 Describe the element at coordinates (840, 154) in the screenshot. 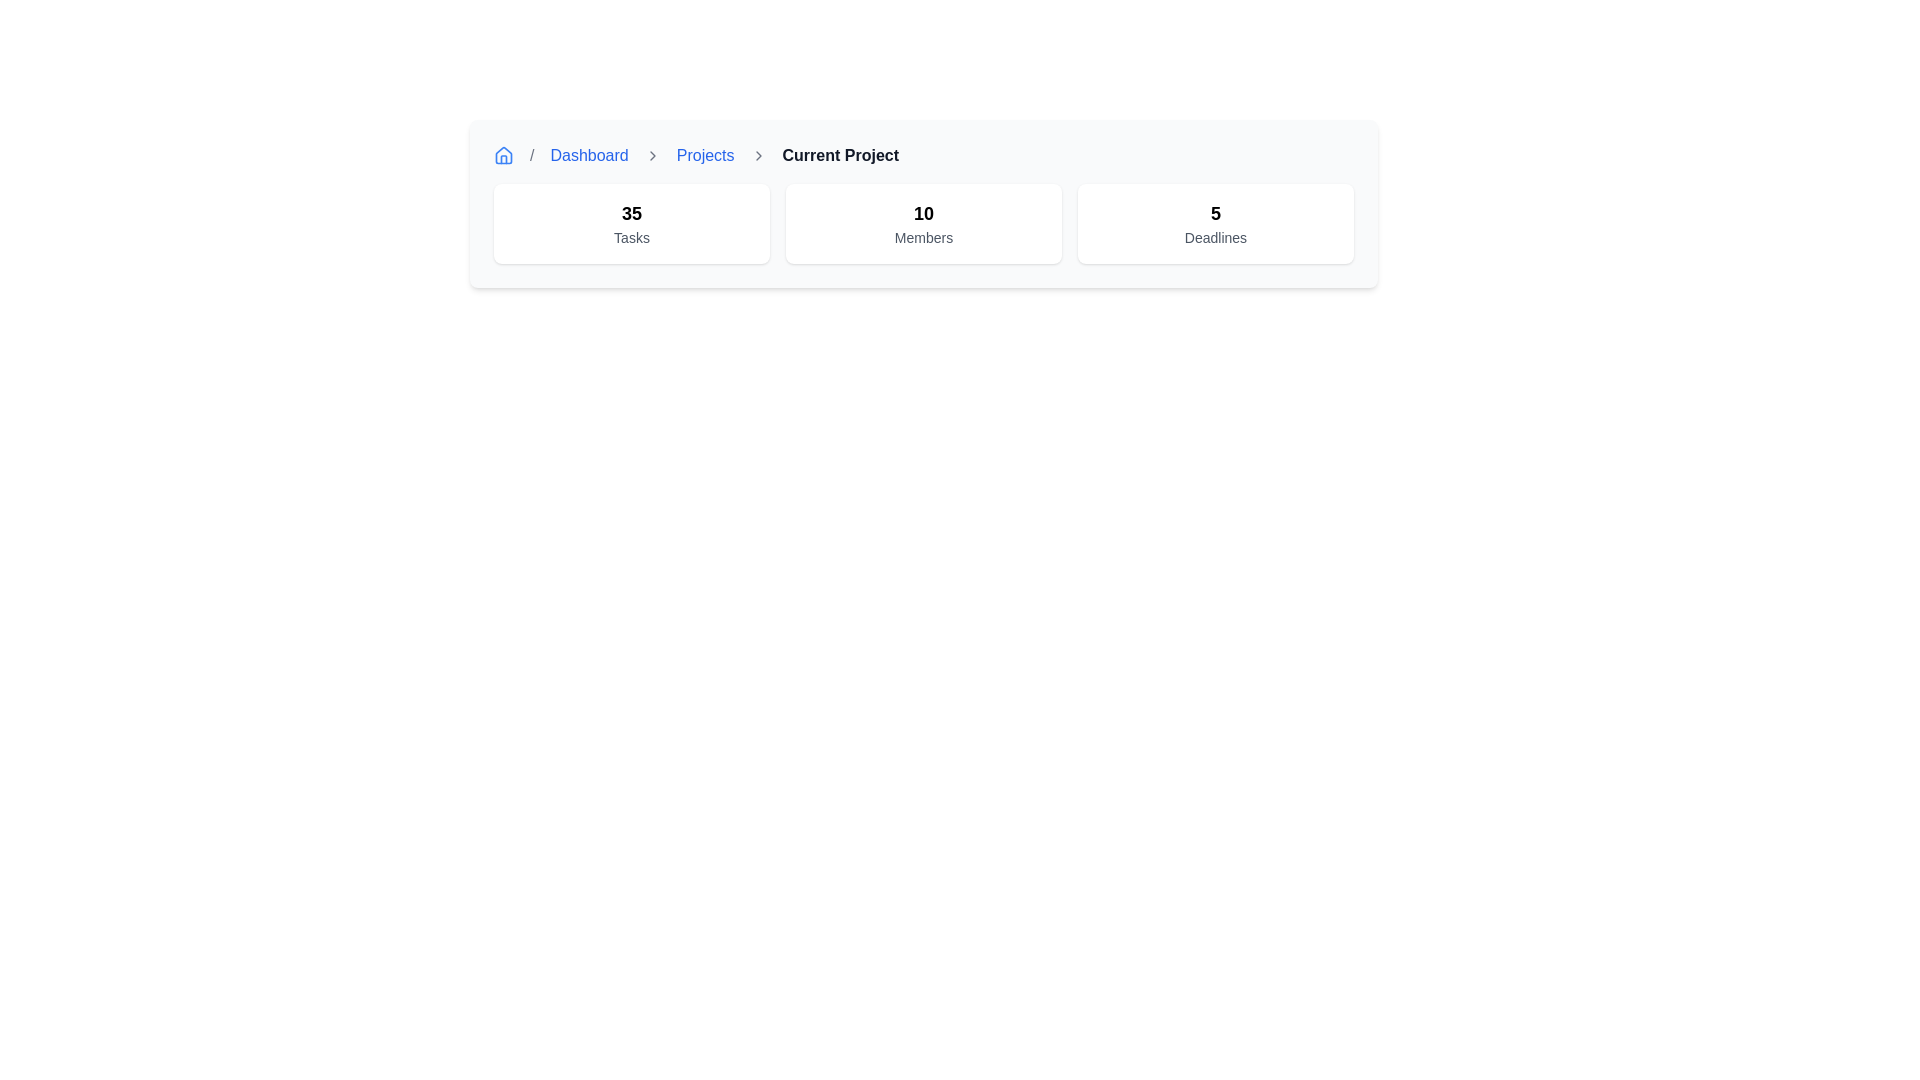

I see `the 'Current Project' link text, which is the final bold entry in the breadcrumb navigation at the top of the page` at that location.